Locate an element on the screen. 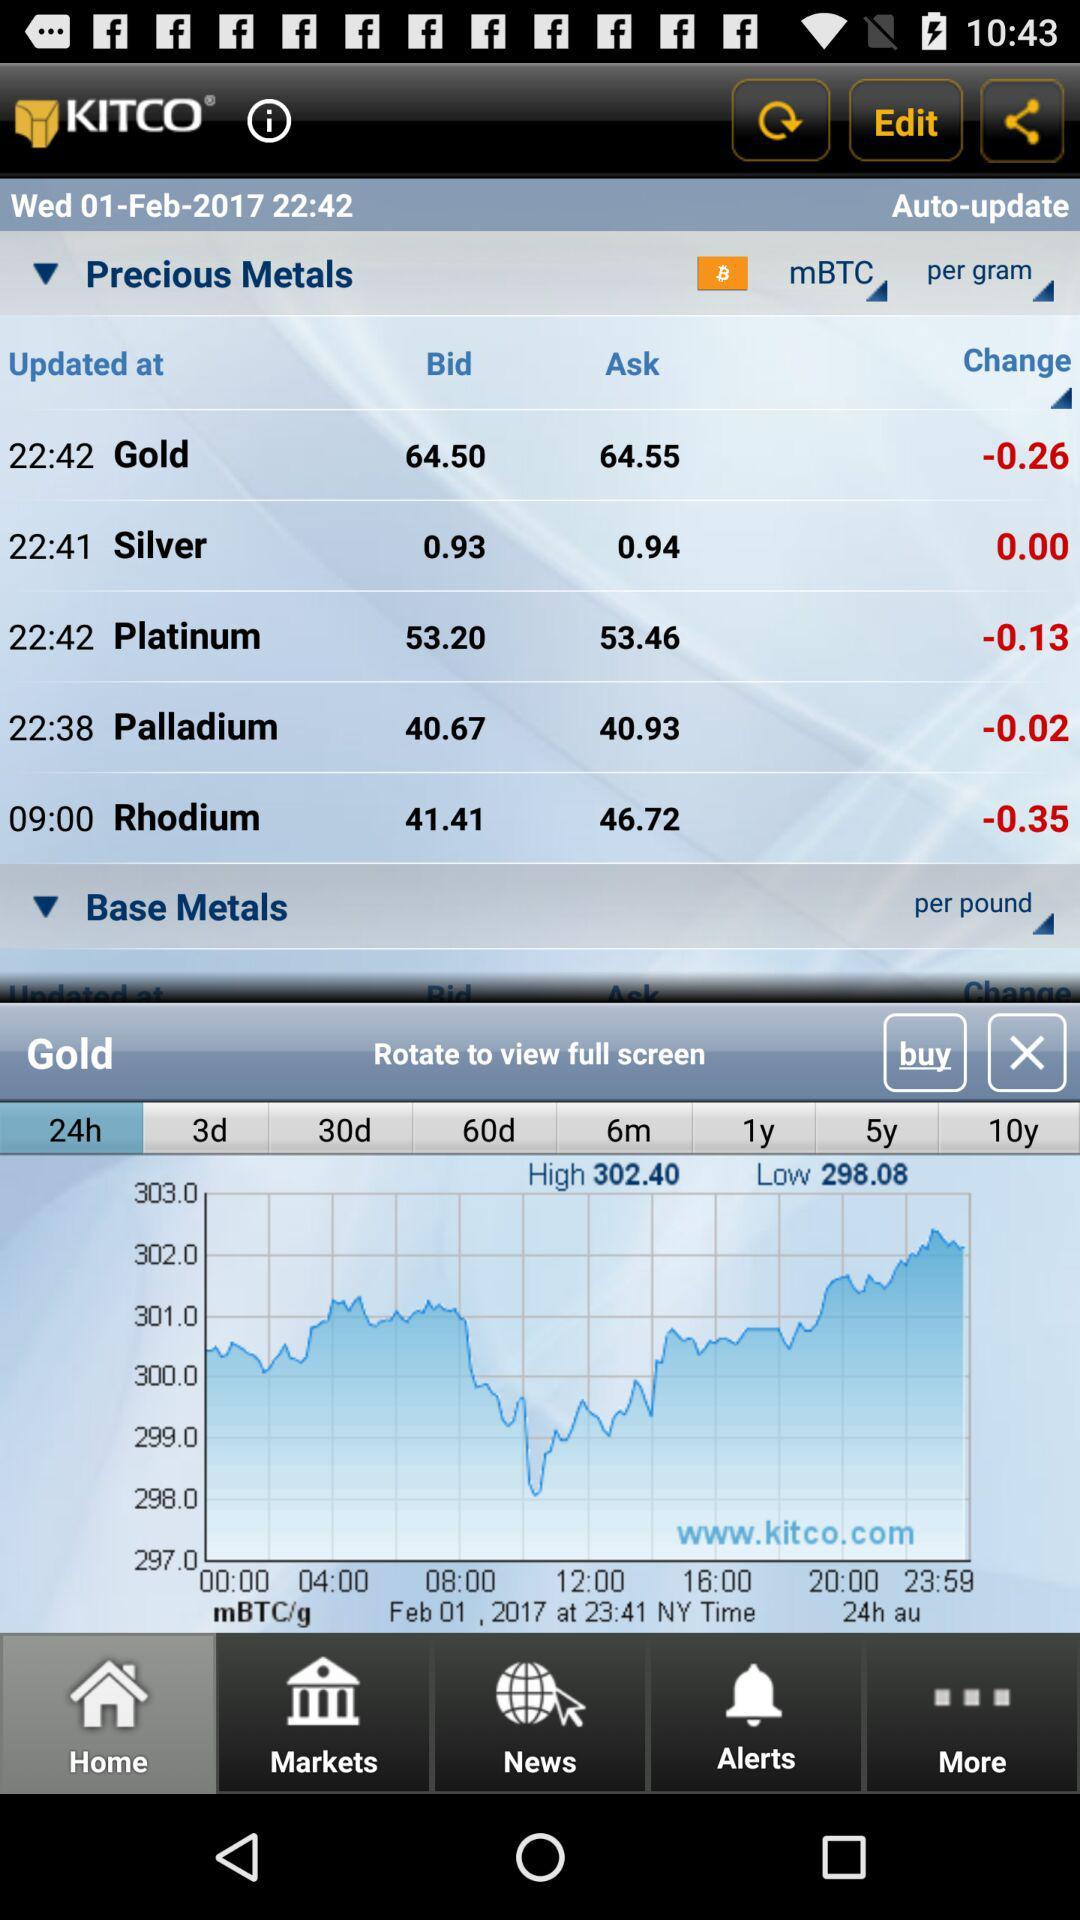  the radio button next to the 1y radio button is located at coordinates (876, 1129).